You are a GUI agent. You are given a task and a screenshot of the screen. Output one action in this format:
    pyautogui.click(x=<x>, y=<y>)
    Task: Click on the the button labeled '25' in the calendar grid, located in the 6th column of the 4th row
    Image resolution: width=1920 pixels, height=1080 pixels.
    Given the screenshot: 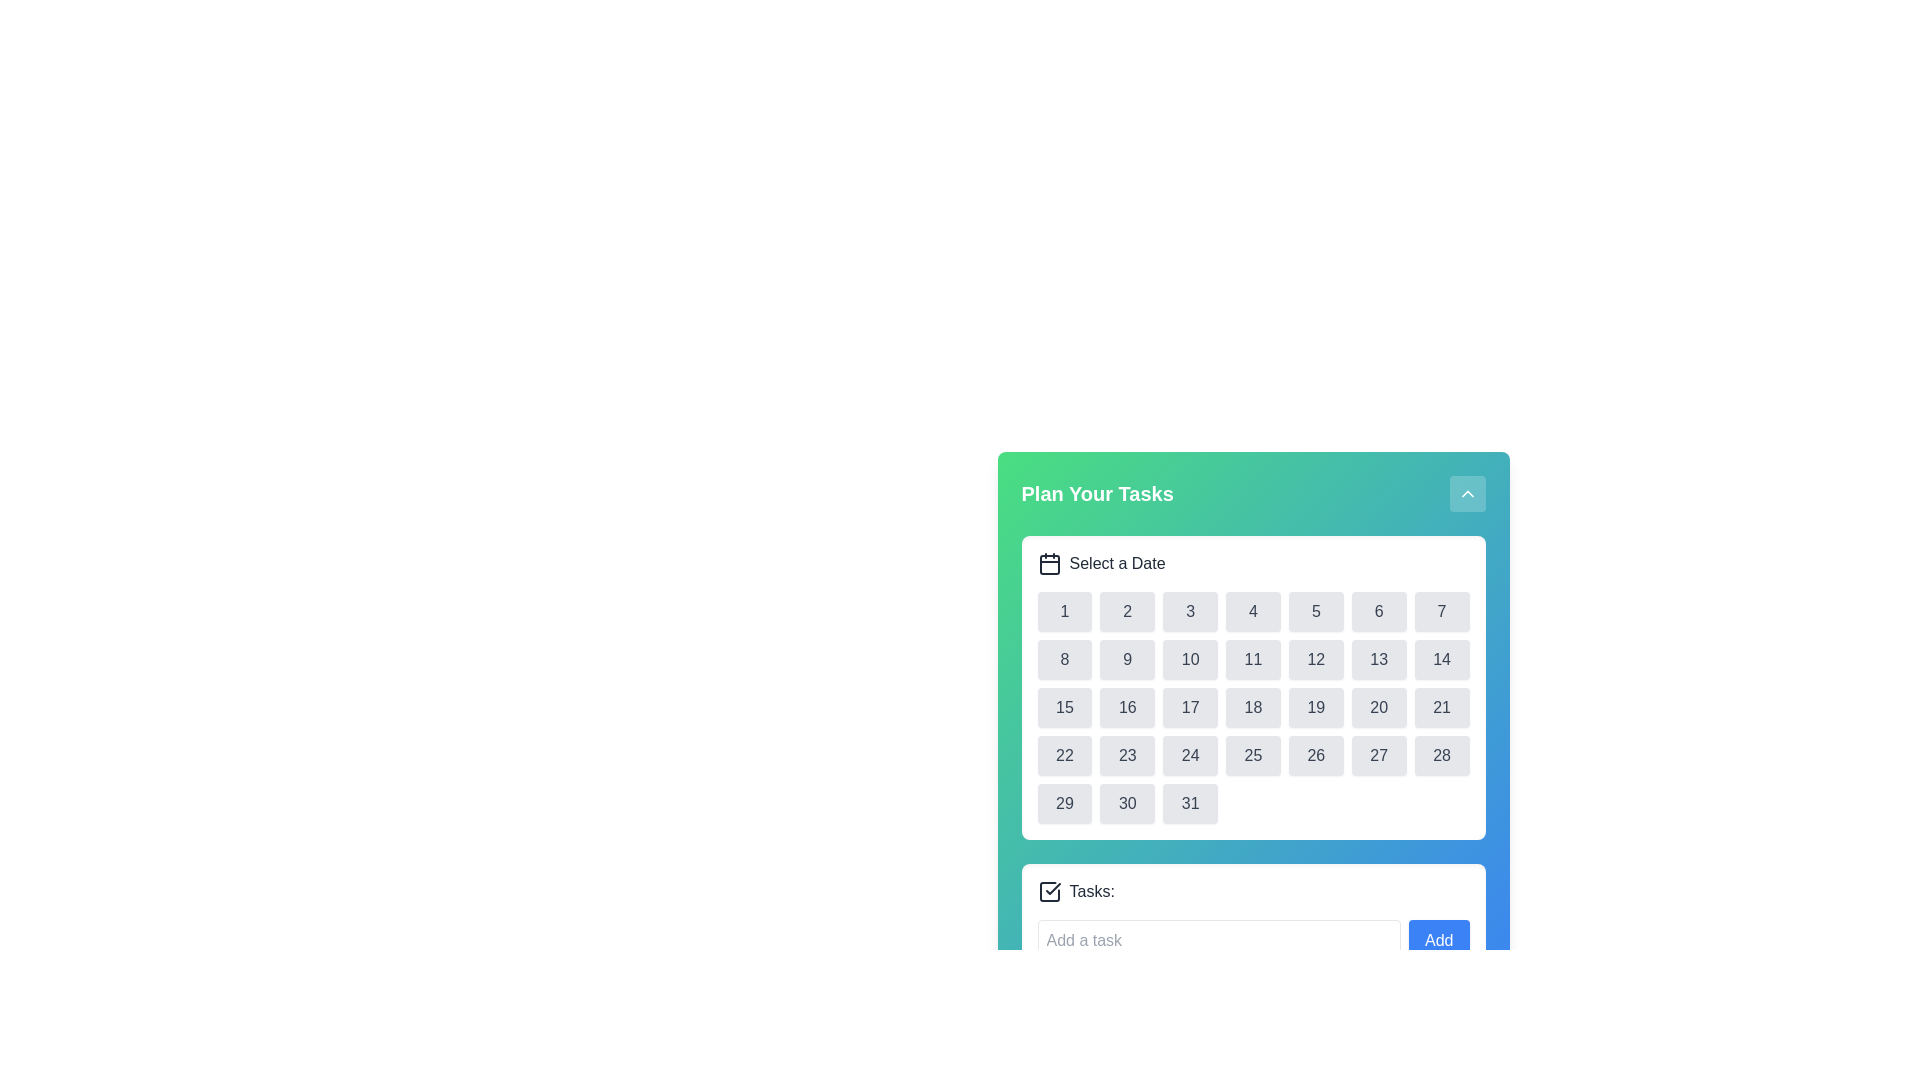 What is the action you would take?
    pyautogui.click(x=1252, y=756)
    